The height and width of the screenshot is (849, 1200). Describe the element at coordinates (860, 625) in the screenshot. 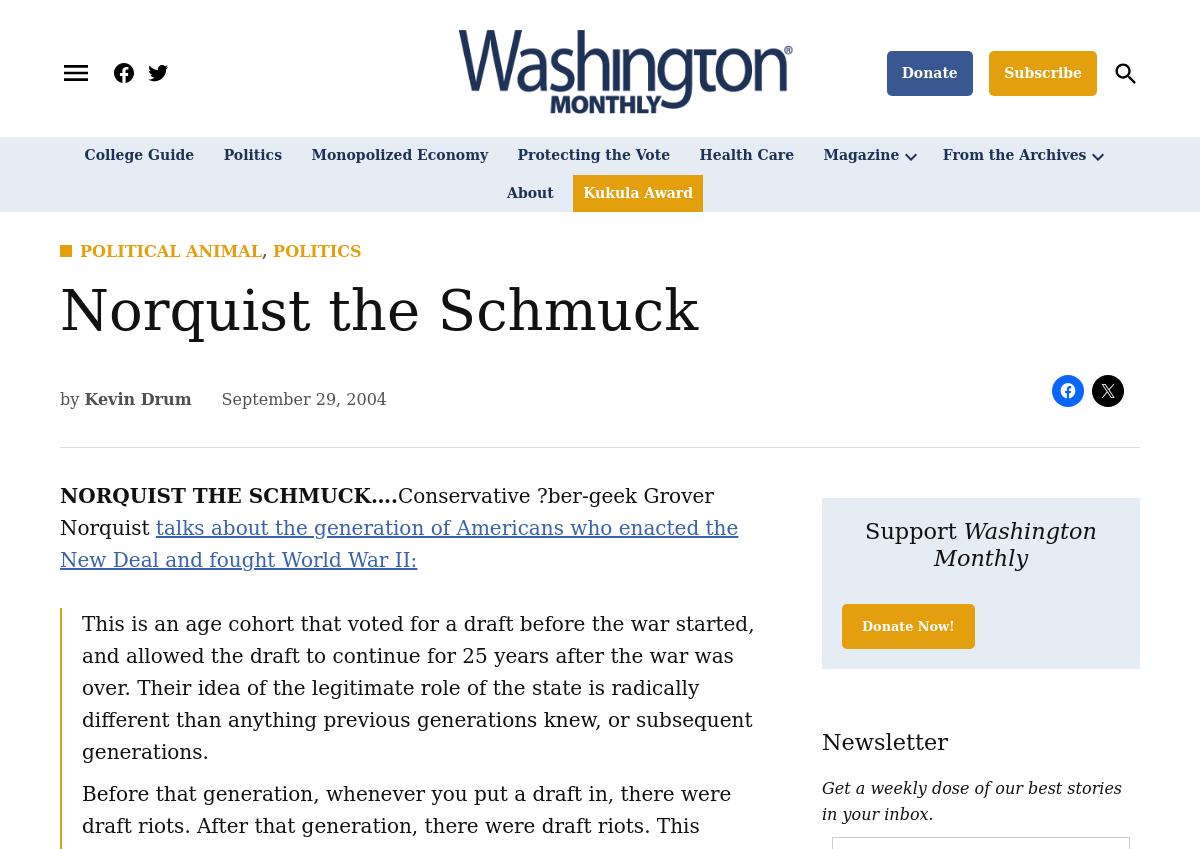

I see `'Donate Now!'` at that location.